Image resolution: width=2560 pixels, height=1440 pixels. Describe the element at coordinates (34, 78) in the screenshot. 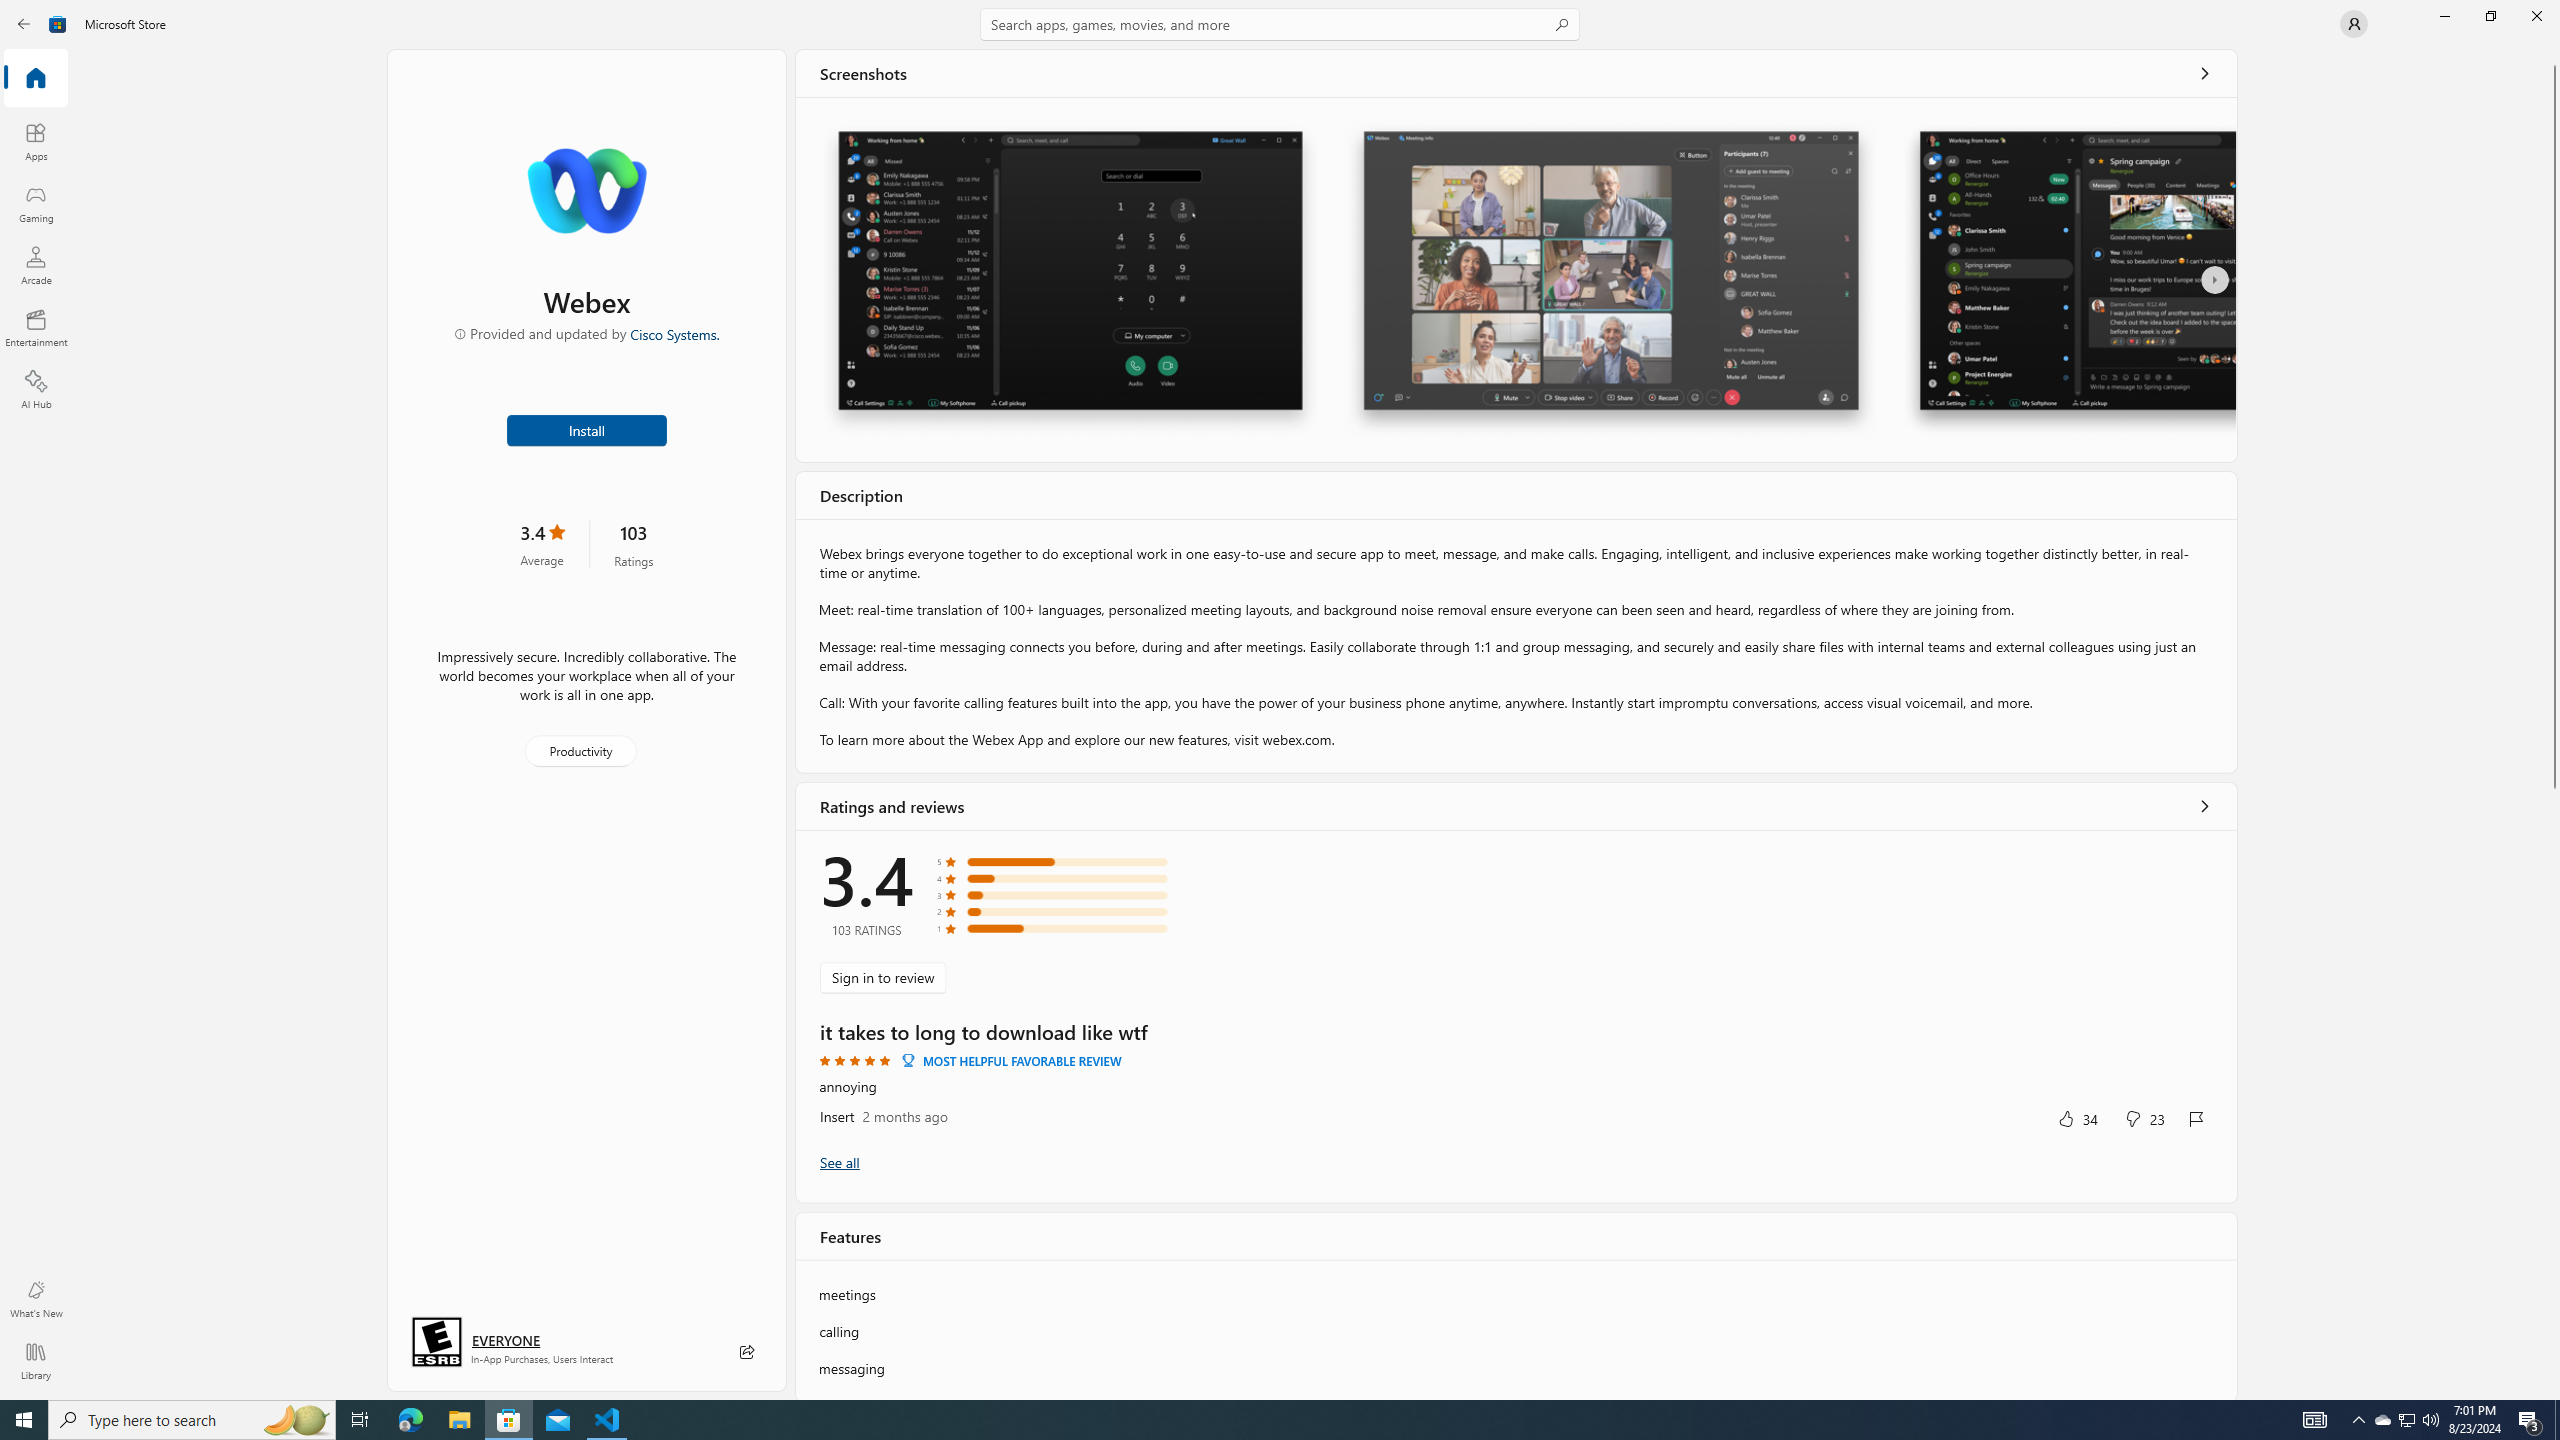

I see `'Home'` at that location.